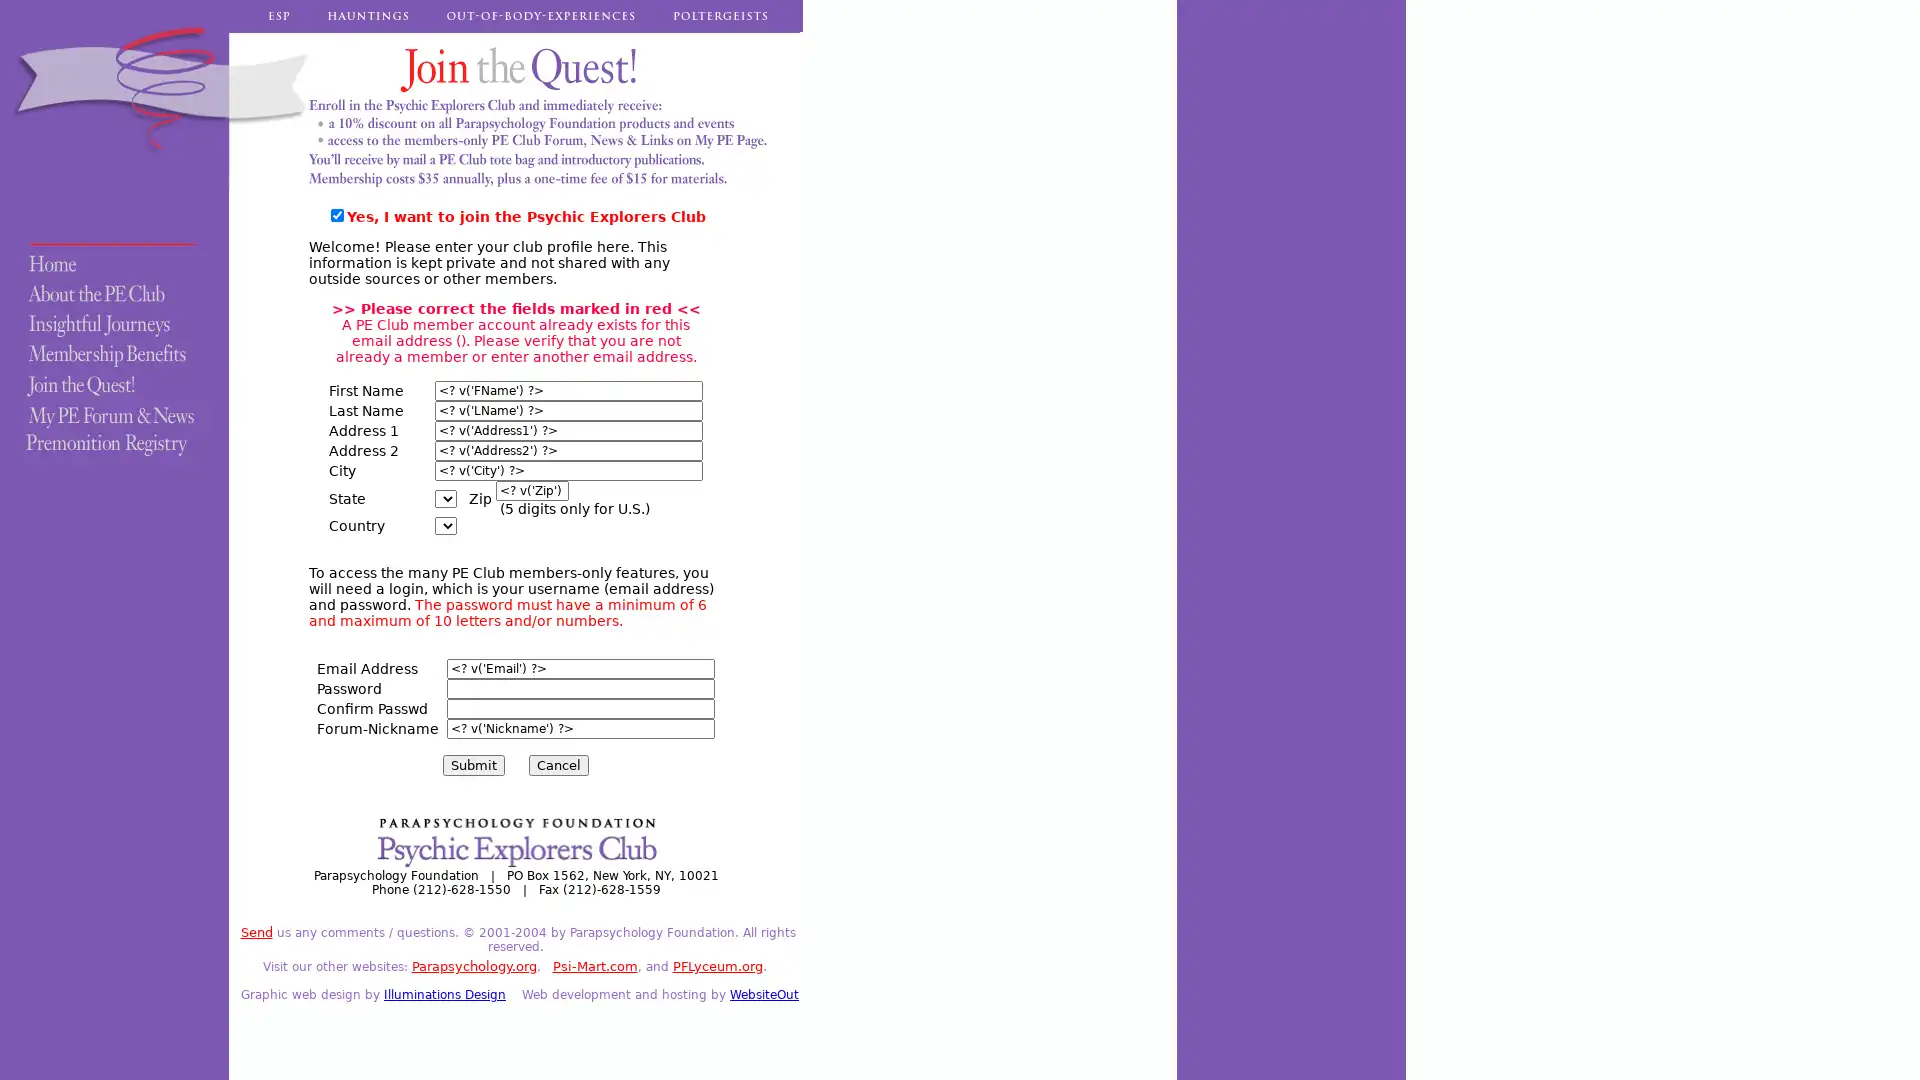  What do you see at coordinates (473, 765) in the screenshot?
I see `Submit` at bounding box center [473, 765].